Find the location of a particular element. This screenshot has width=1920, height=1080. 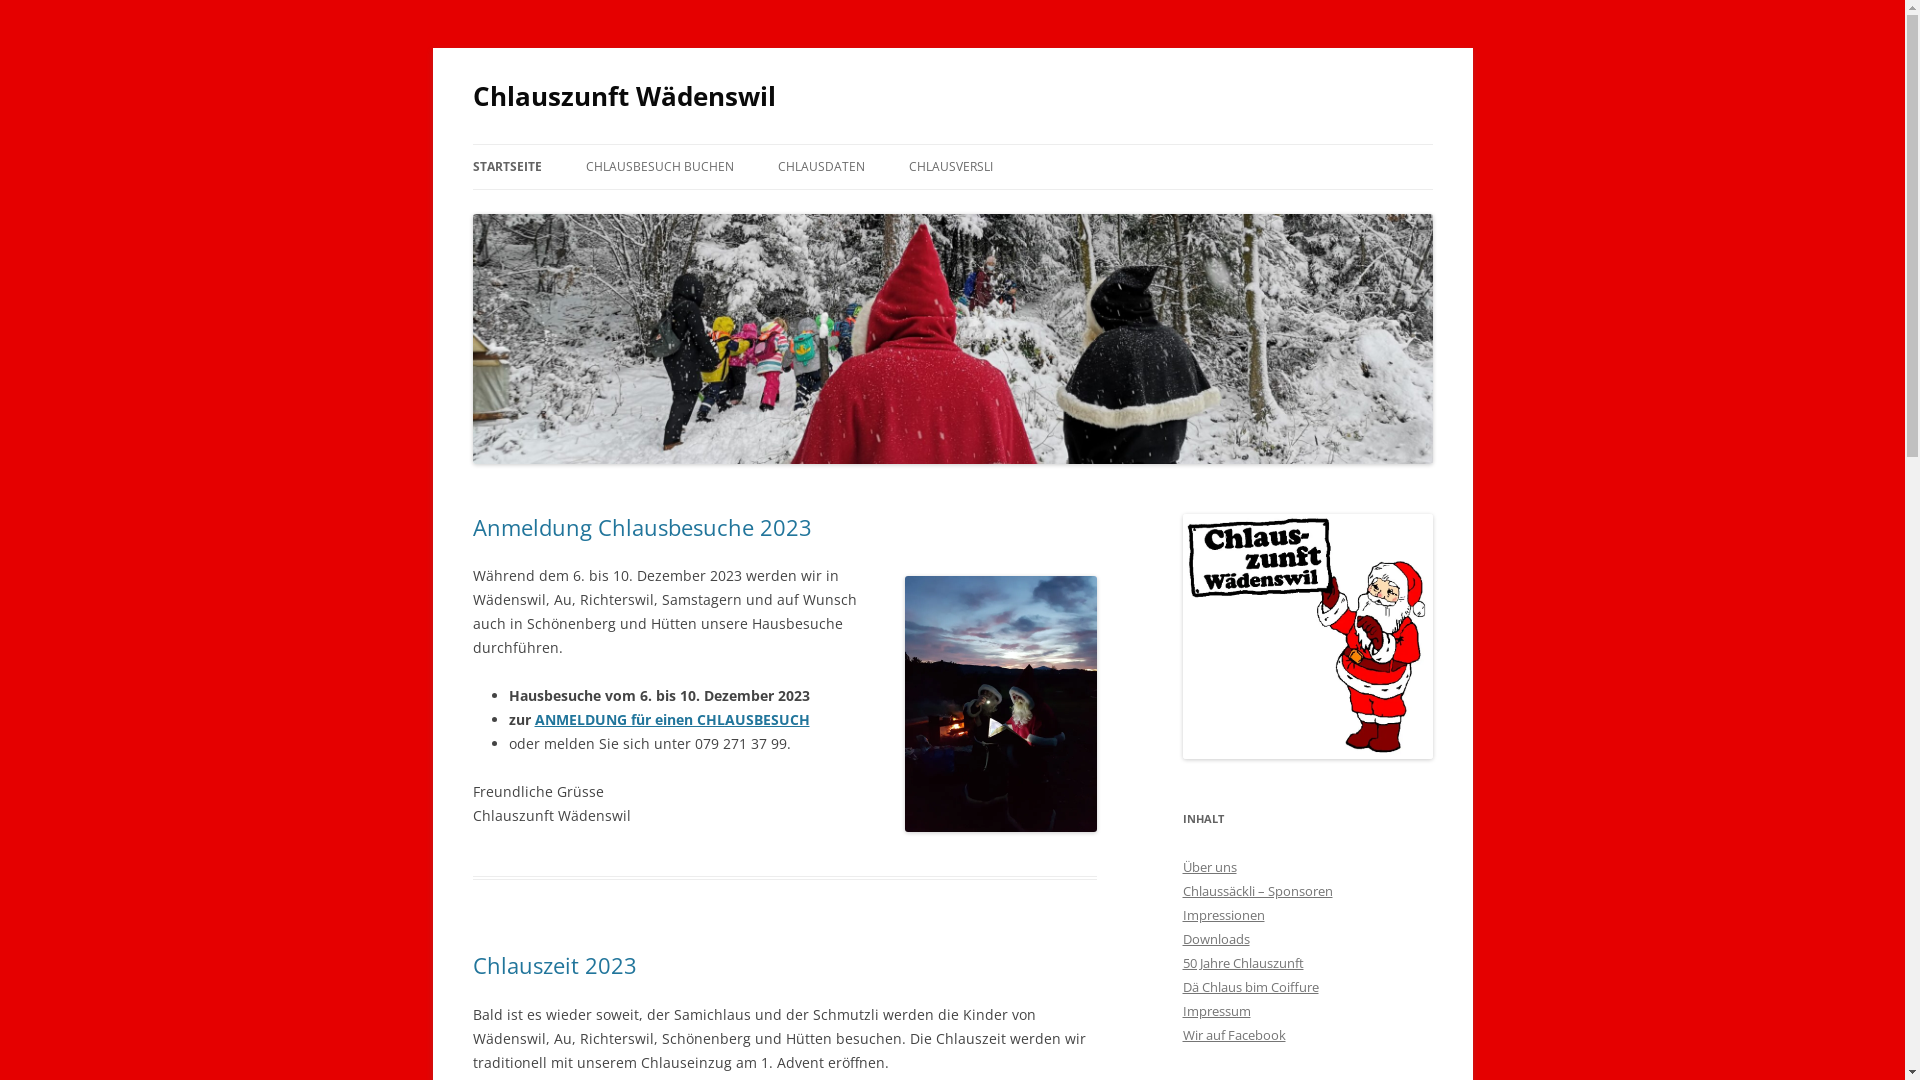

'Downloads' is located at coordinates (1214, 938).